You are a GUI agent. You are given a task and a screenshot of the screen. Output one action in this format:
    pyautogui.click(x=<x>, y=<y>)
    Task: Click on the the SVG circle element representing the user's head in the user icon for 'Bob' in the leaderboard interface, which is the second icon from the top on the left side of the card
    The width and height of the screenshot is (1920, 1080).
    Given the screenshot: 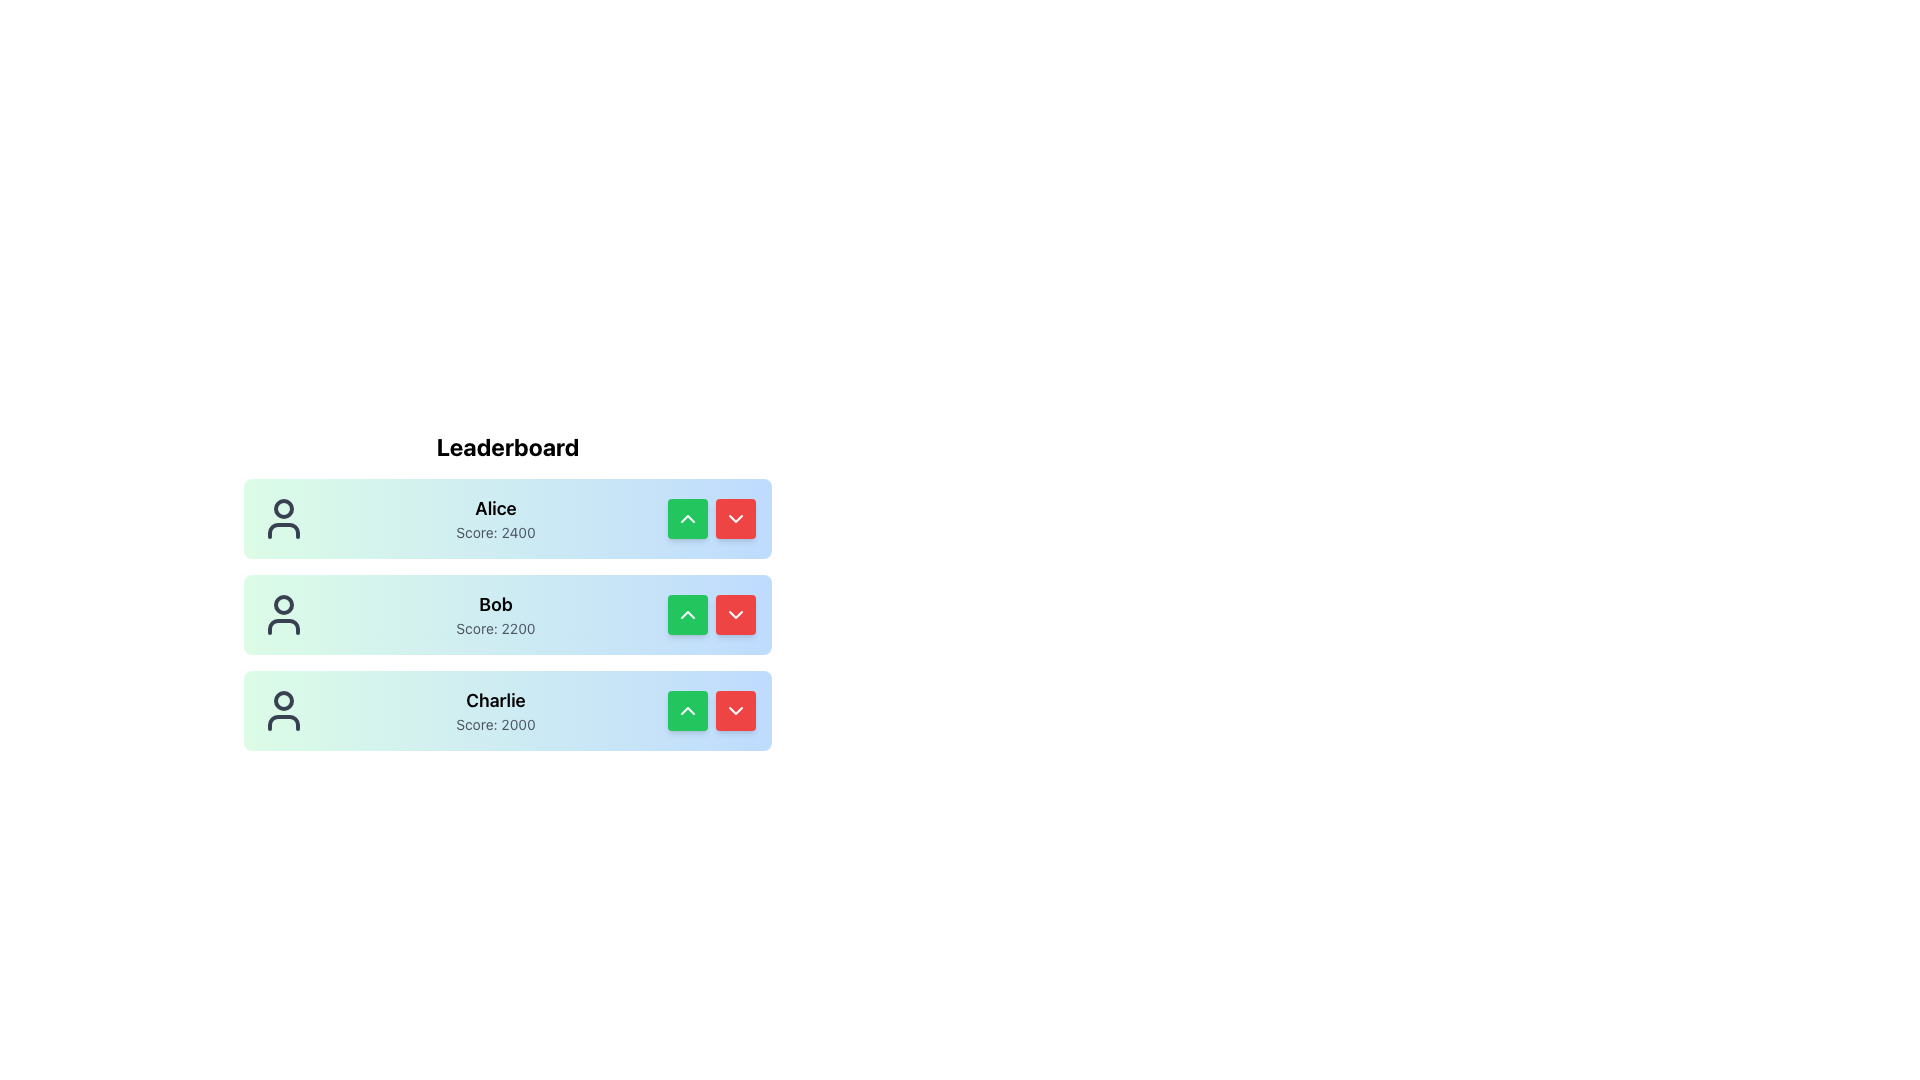 What is the action you would take?
    pyautogui.click(x=282, y=604)
    